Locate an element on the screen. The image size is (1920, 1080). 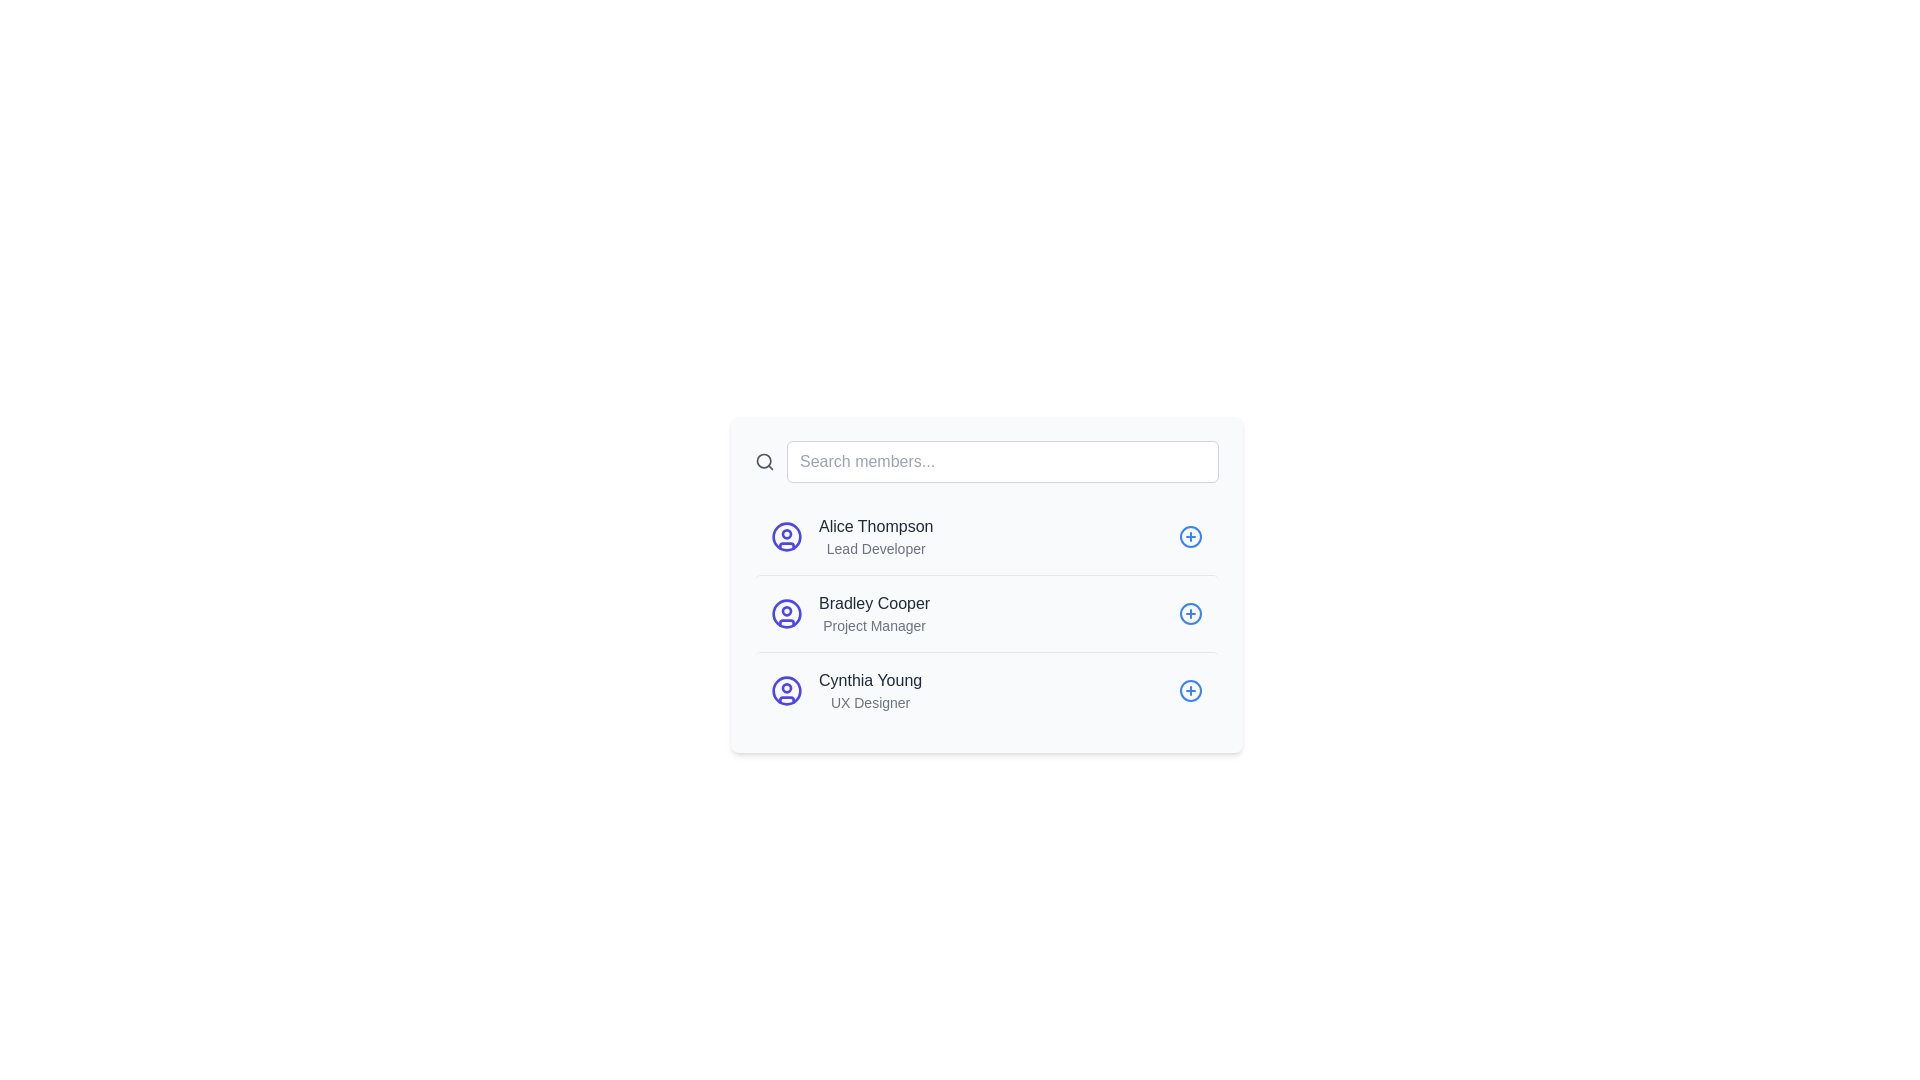
the user avatar icon styled in a circle with an indigo tone, located to the left of 'Alice Thompson' and 'Lead Developer' is located at coordinates (786, 535).